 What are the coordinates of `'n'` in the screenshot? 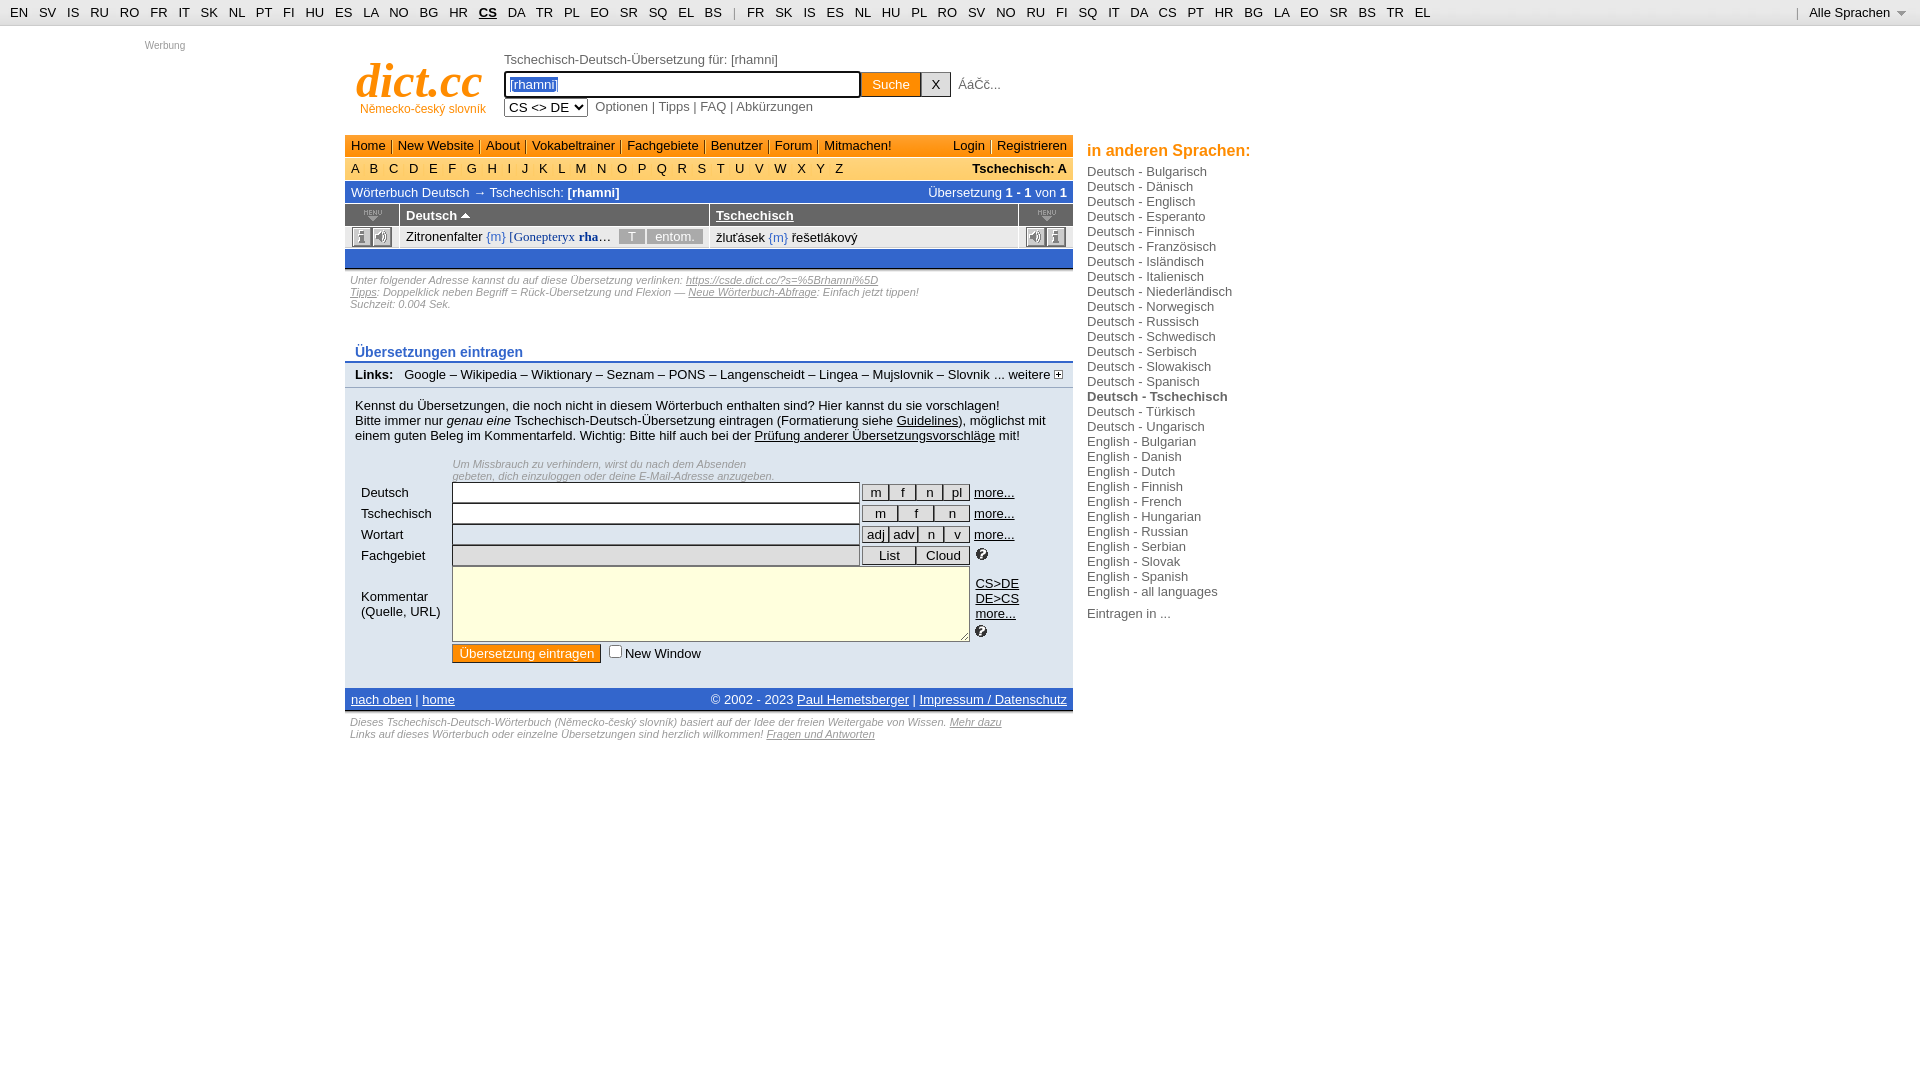 It's located at (928, 492).